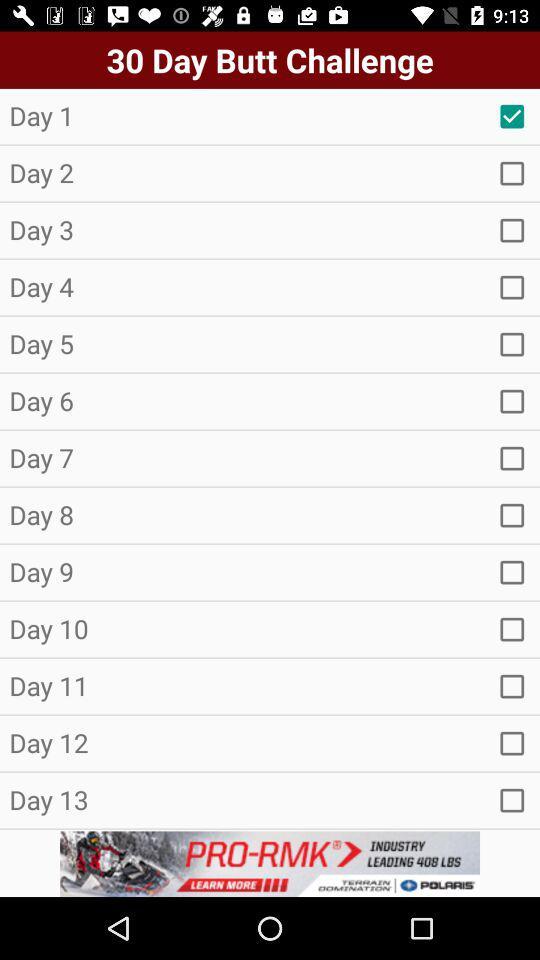  Describe the element at coordinates (270, 863) in the screenshot. I see `advertisement area` at that location.